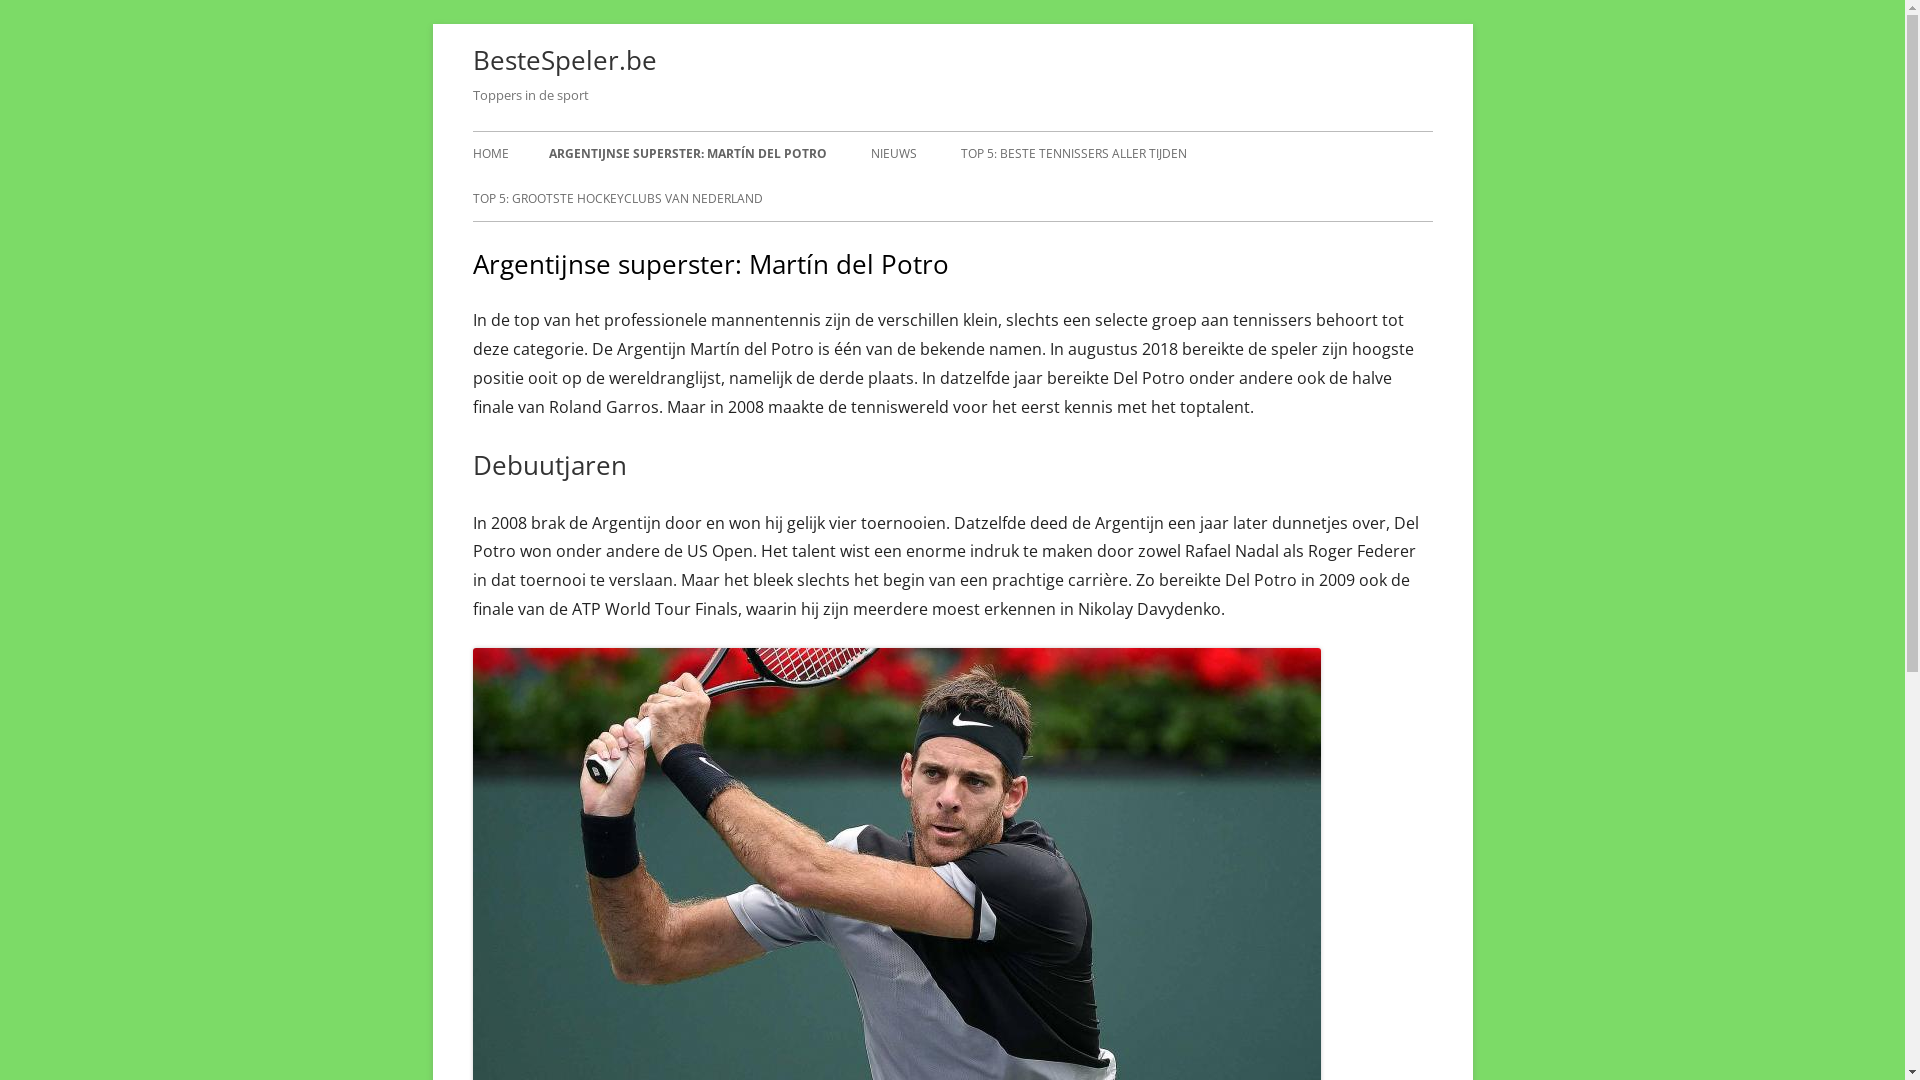 This screenshot has height=1080, width=1920. Describe the element at coordinates (563, 59) in the screenshot. I see `'BesteSpeler.be'` at that location.